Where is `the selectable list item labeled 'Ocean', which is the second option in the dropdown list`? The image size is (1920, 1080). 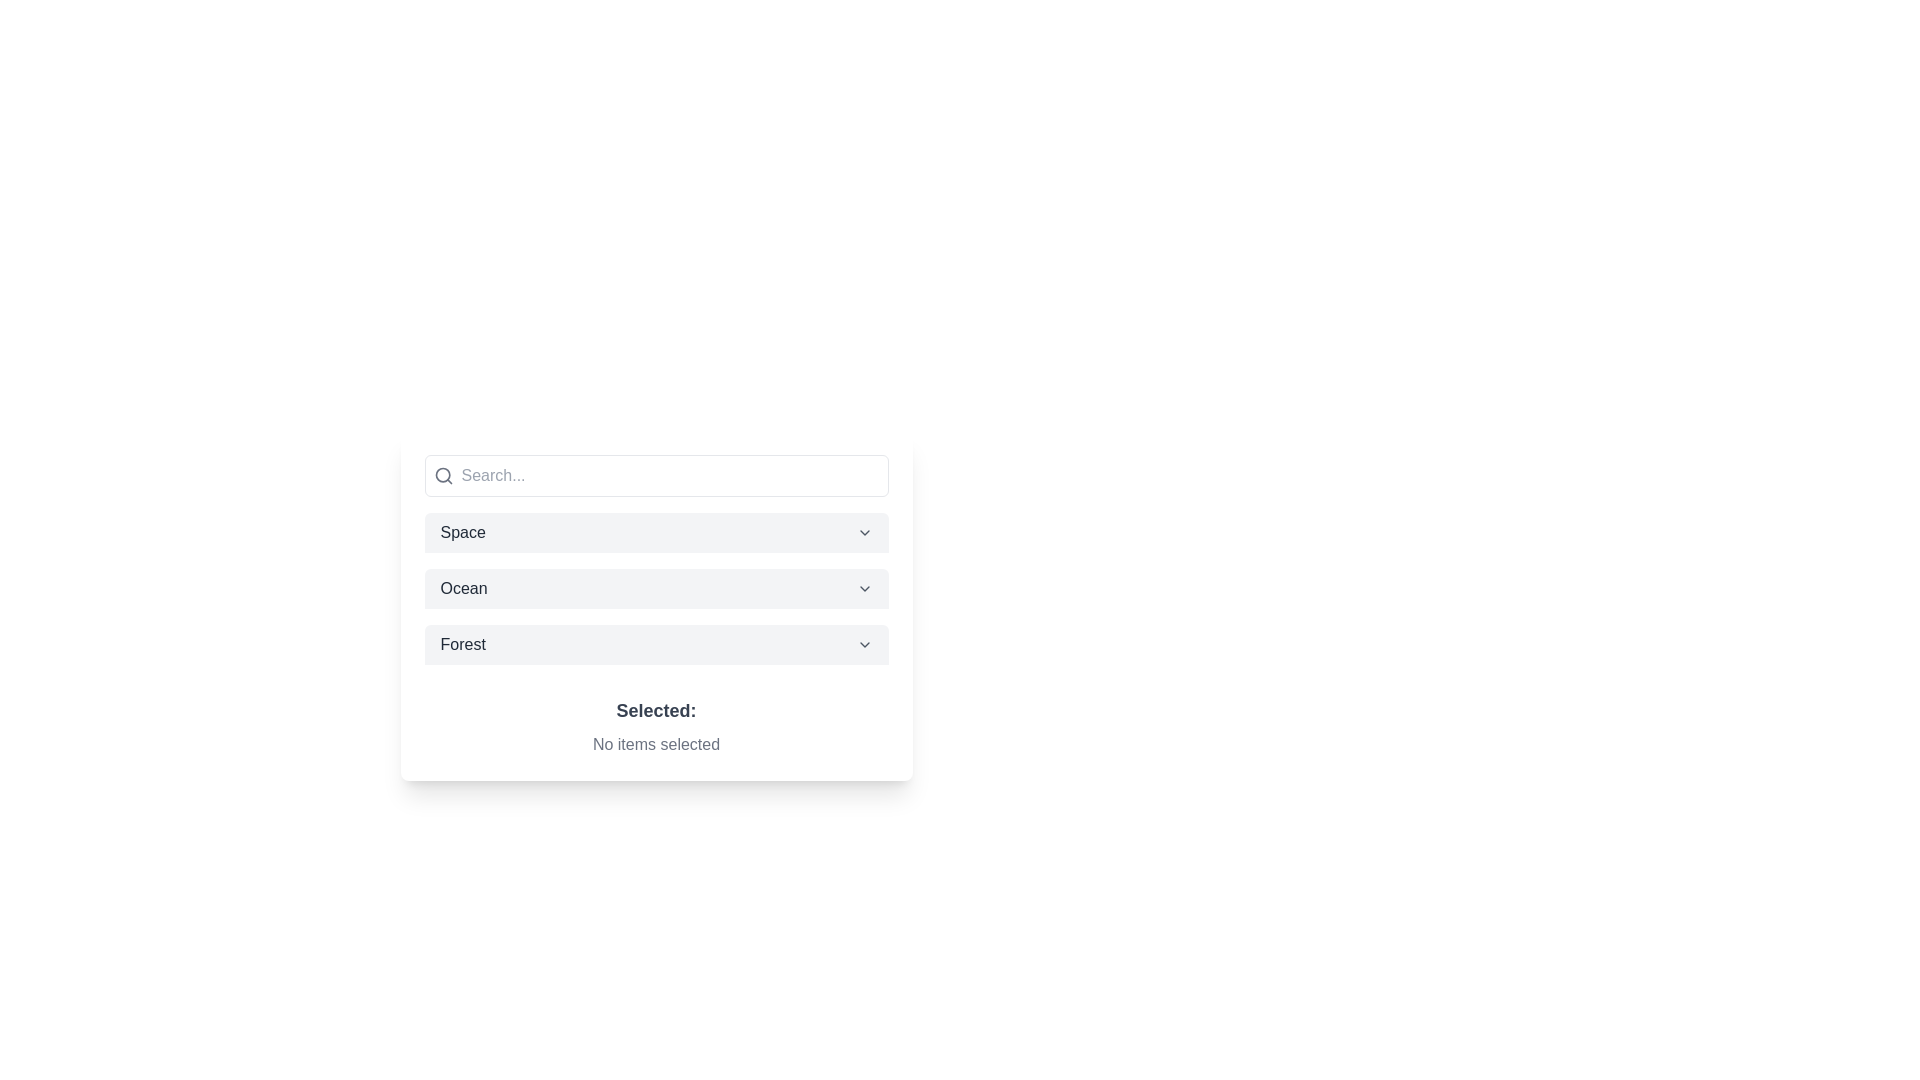 the selectable list item labeled 'Ocean', which is the second option in the dropdown list is located at coordinates (656, 588).